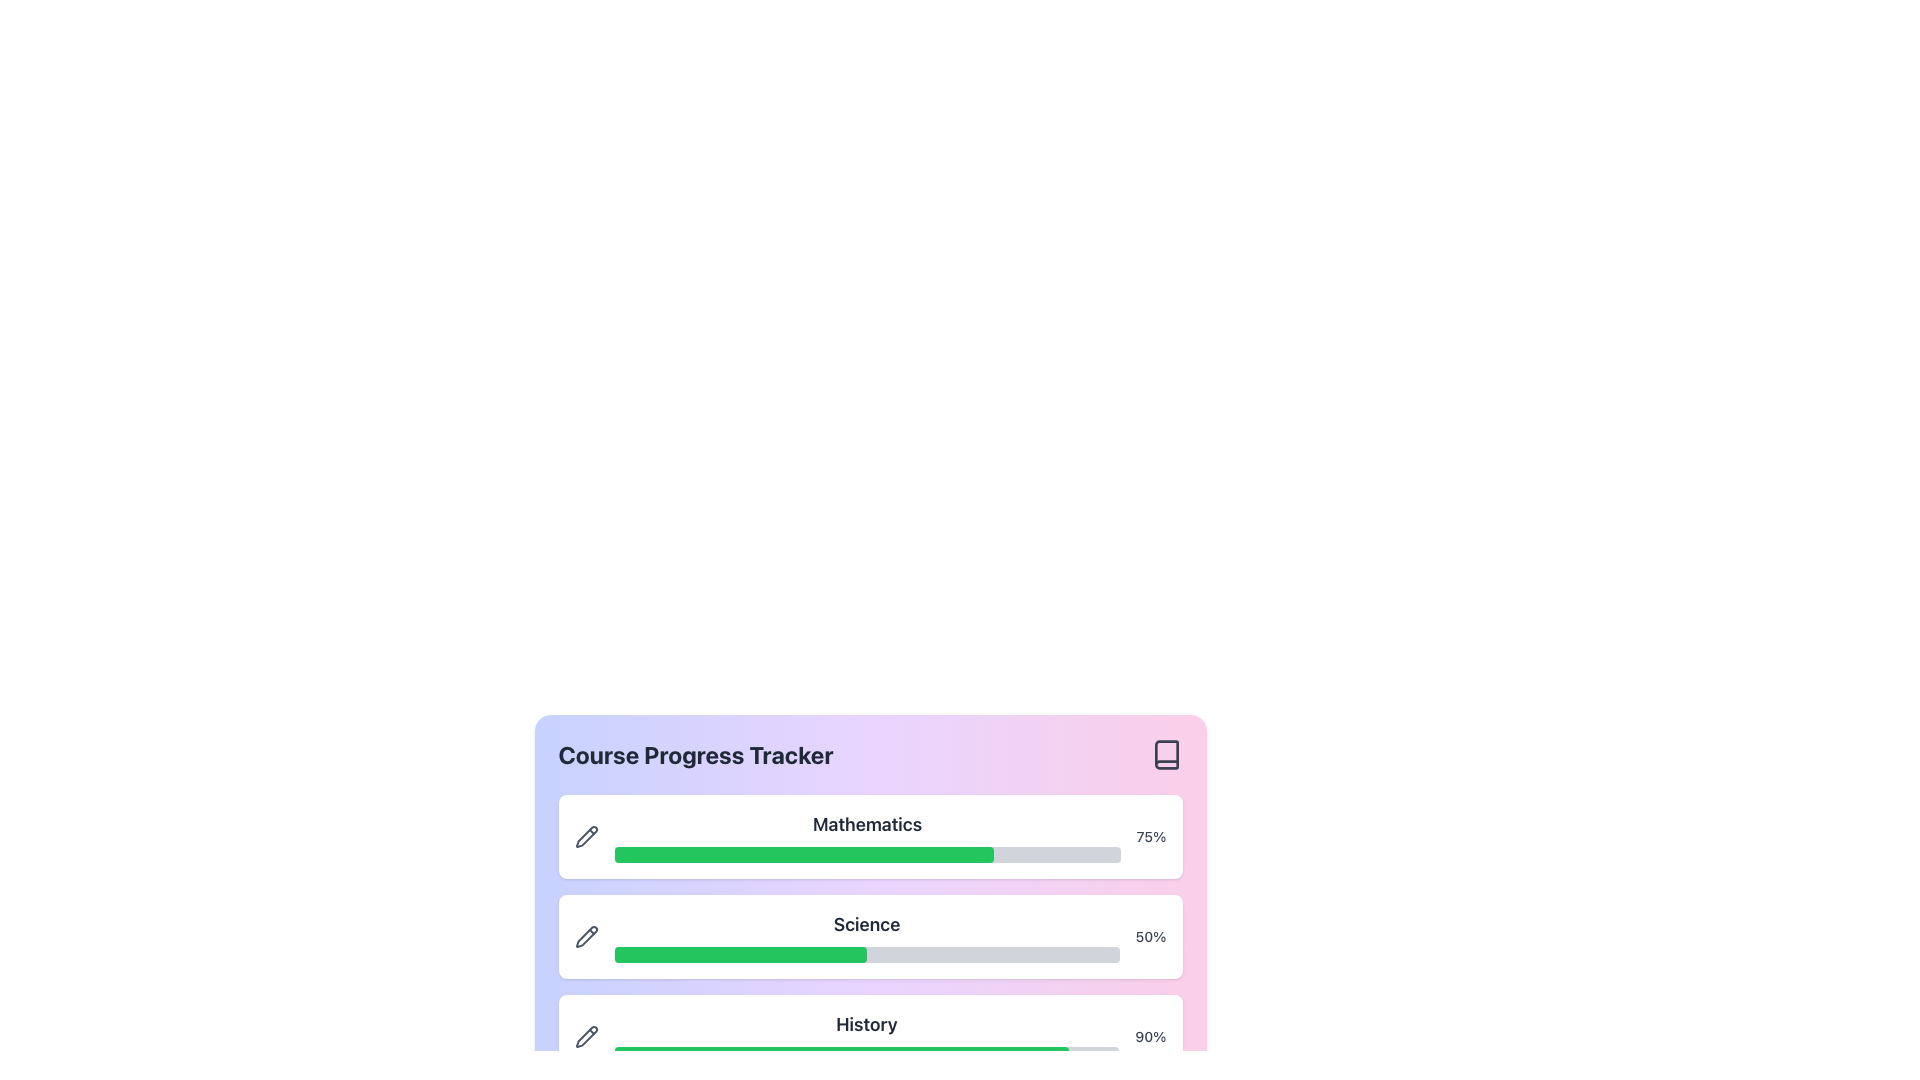 This screenshot has height=1080, width=1920. I want to click on the pencil icon button located at the beginning of the 'History' progress tracker row, so click(585, 1036).